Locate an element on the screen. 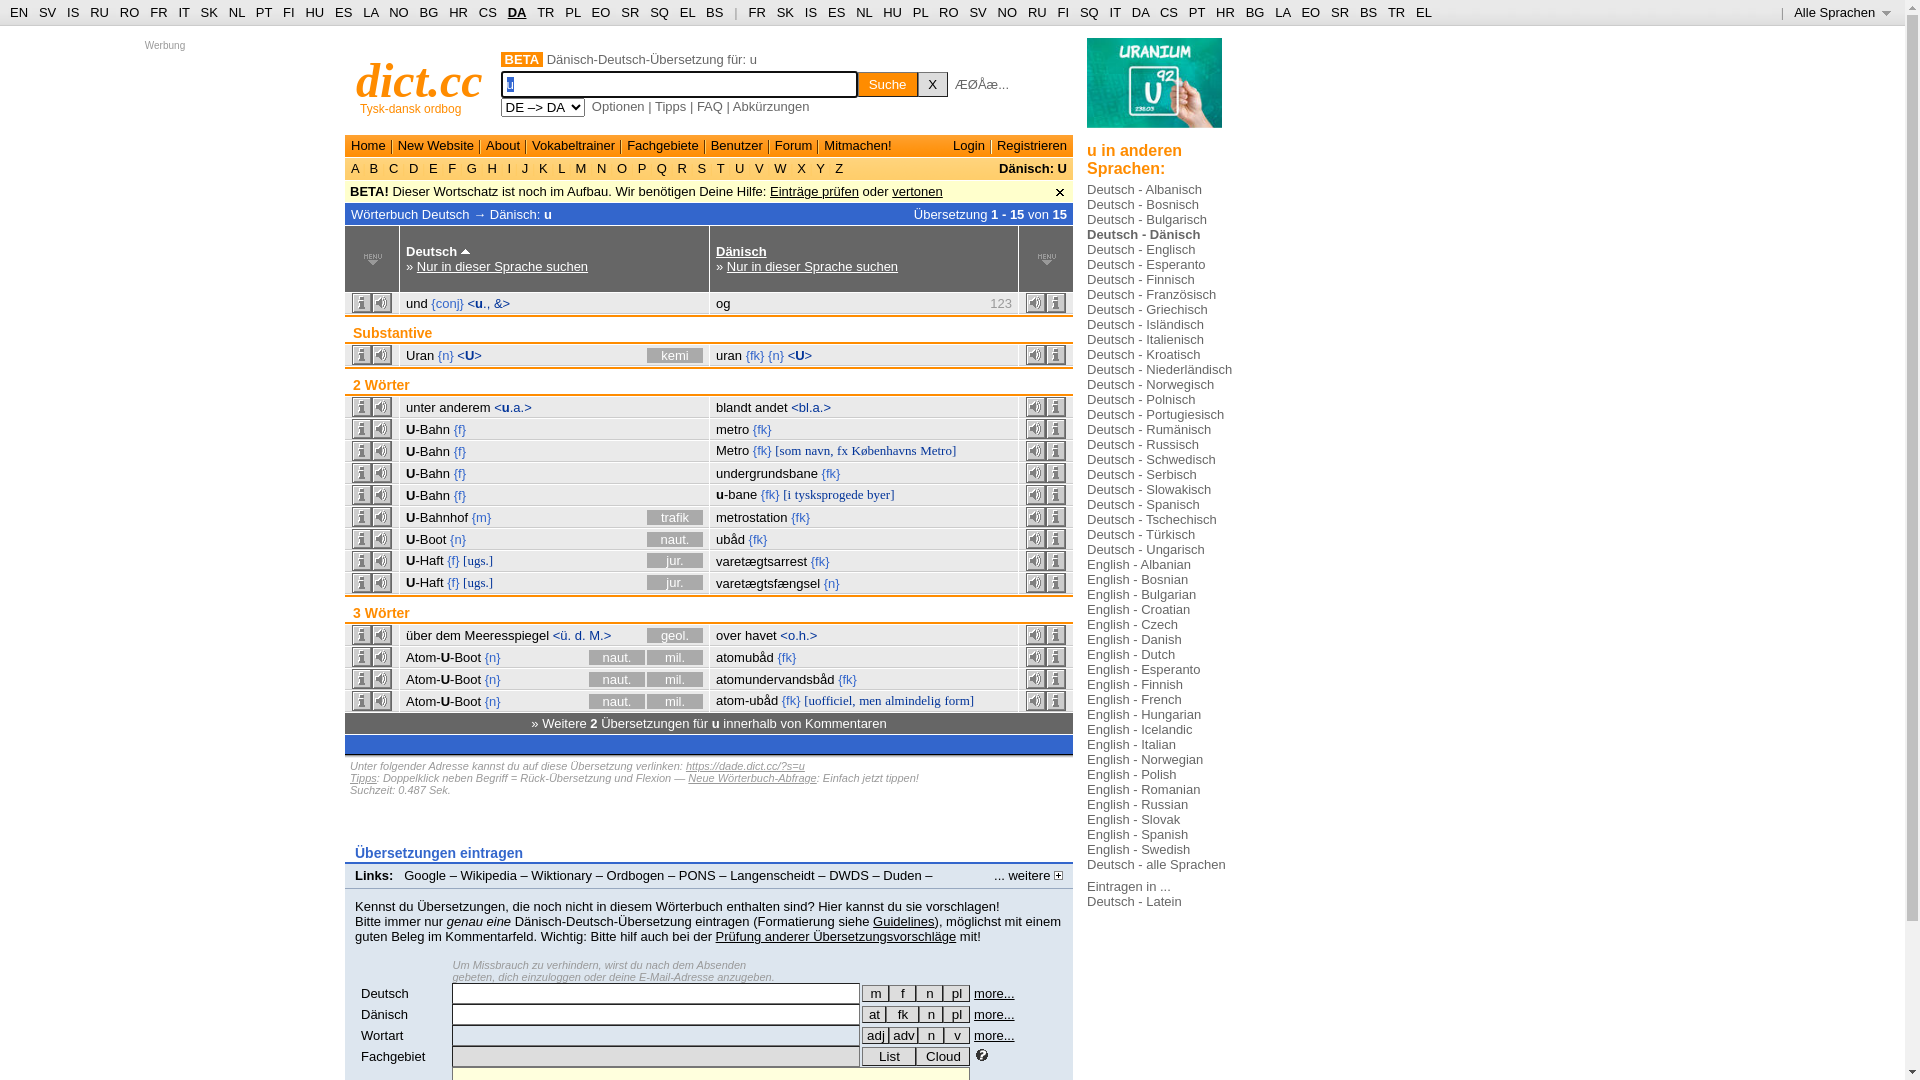 This screenshot has width=1920, height=1080. 'kemi' is located at coordinates (675, 354).